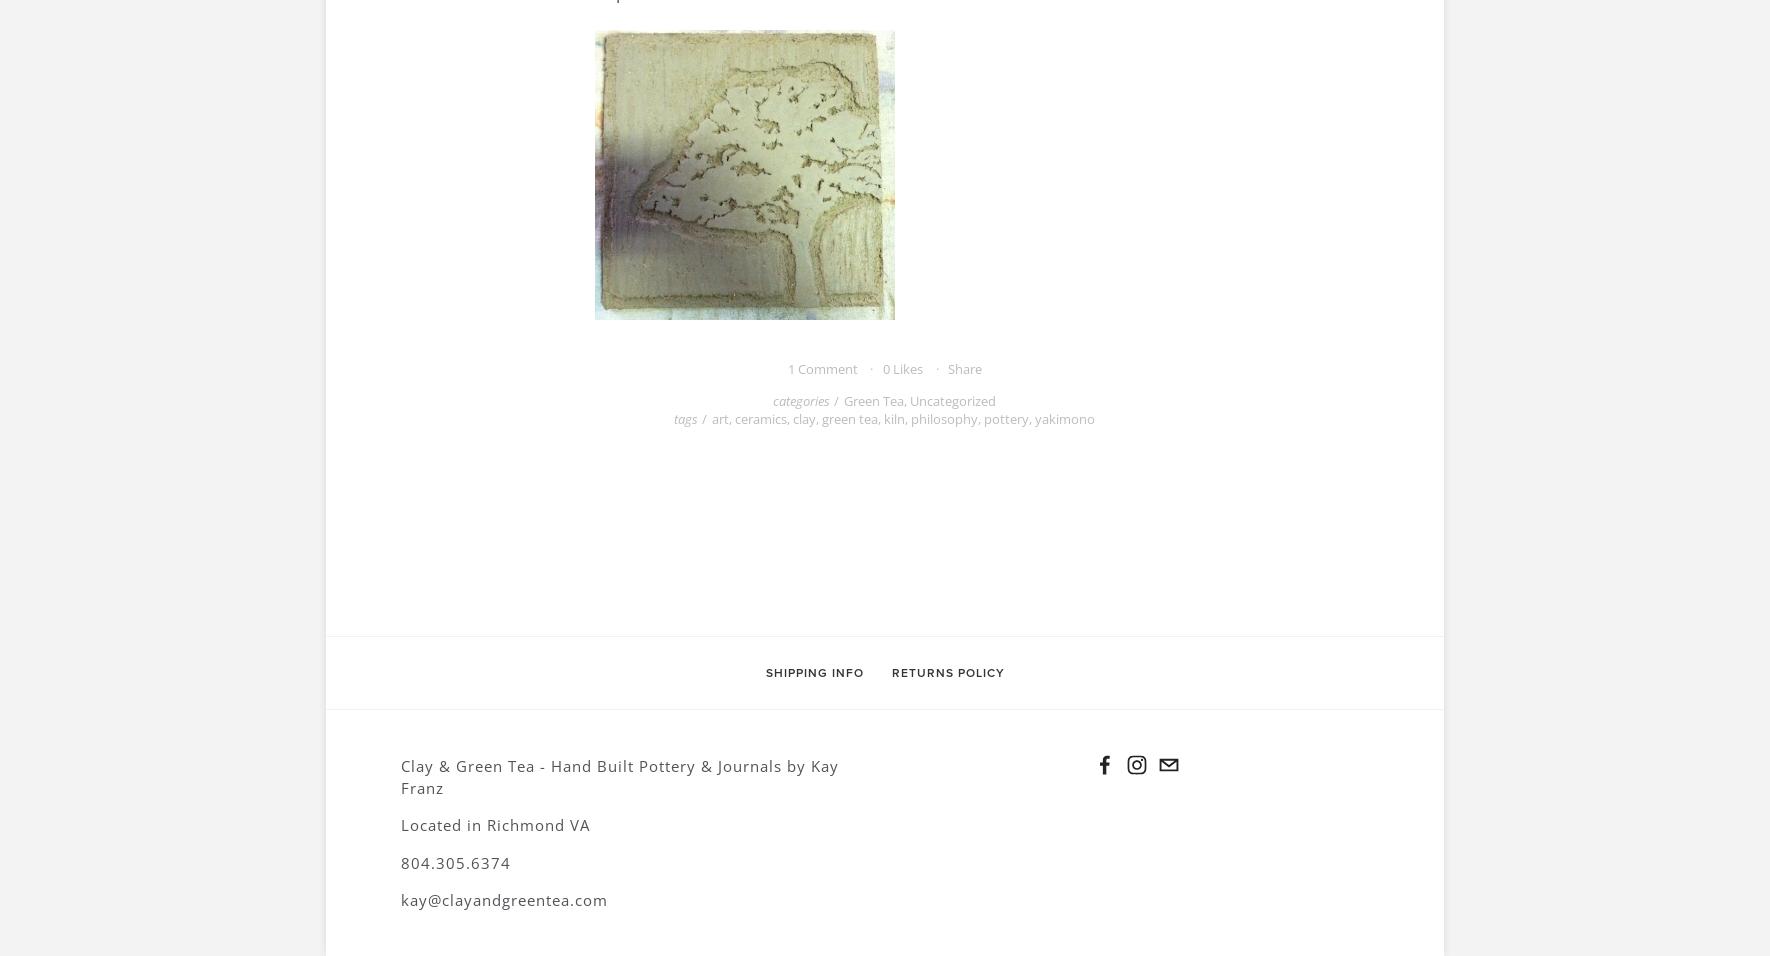  What do you see at coordinates (947, 367) in the screenshot?
I see `'Share'` at bounding box center [947, 367].